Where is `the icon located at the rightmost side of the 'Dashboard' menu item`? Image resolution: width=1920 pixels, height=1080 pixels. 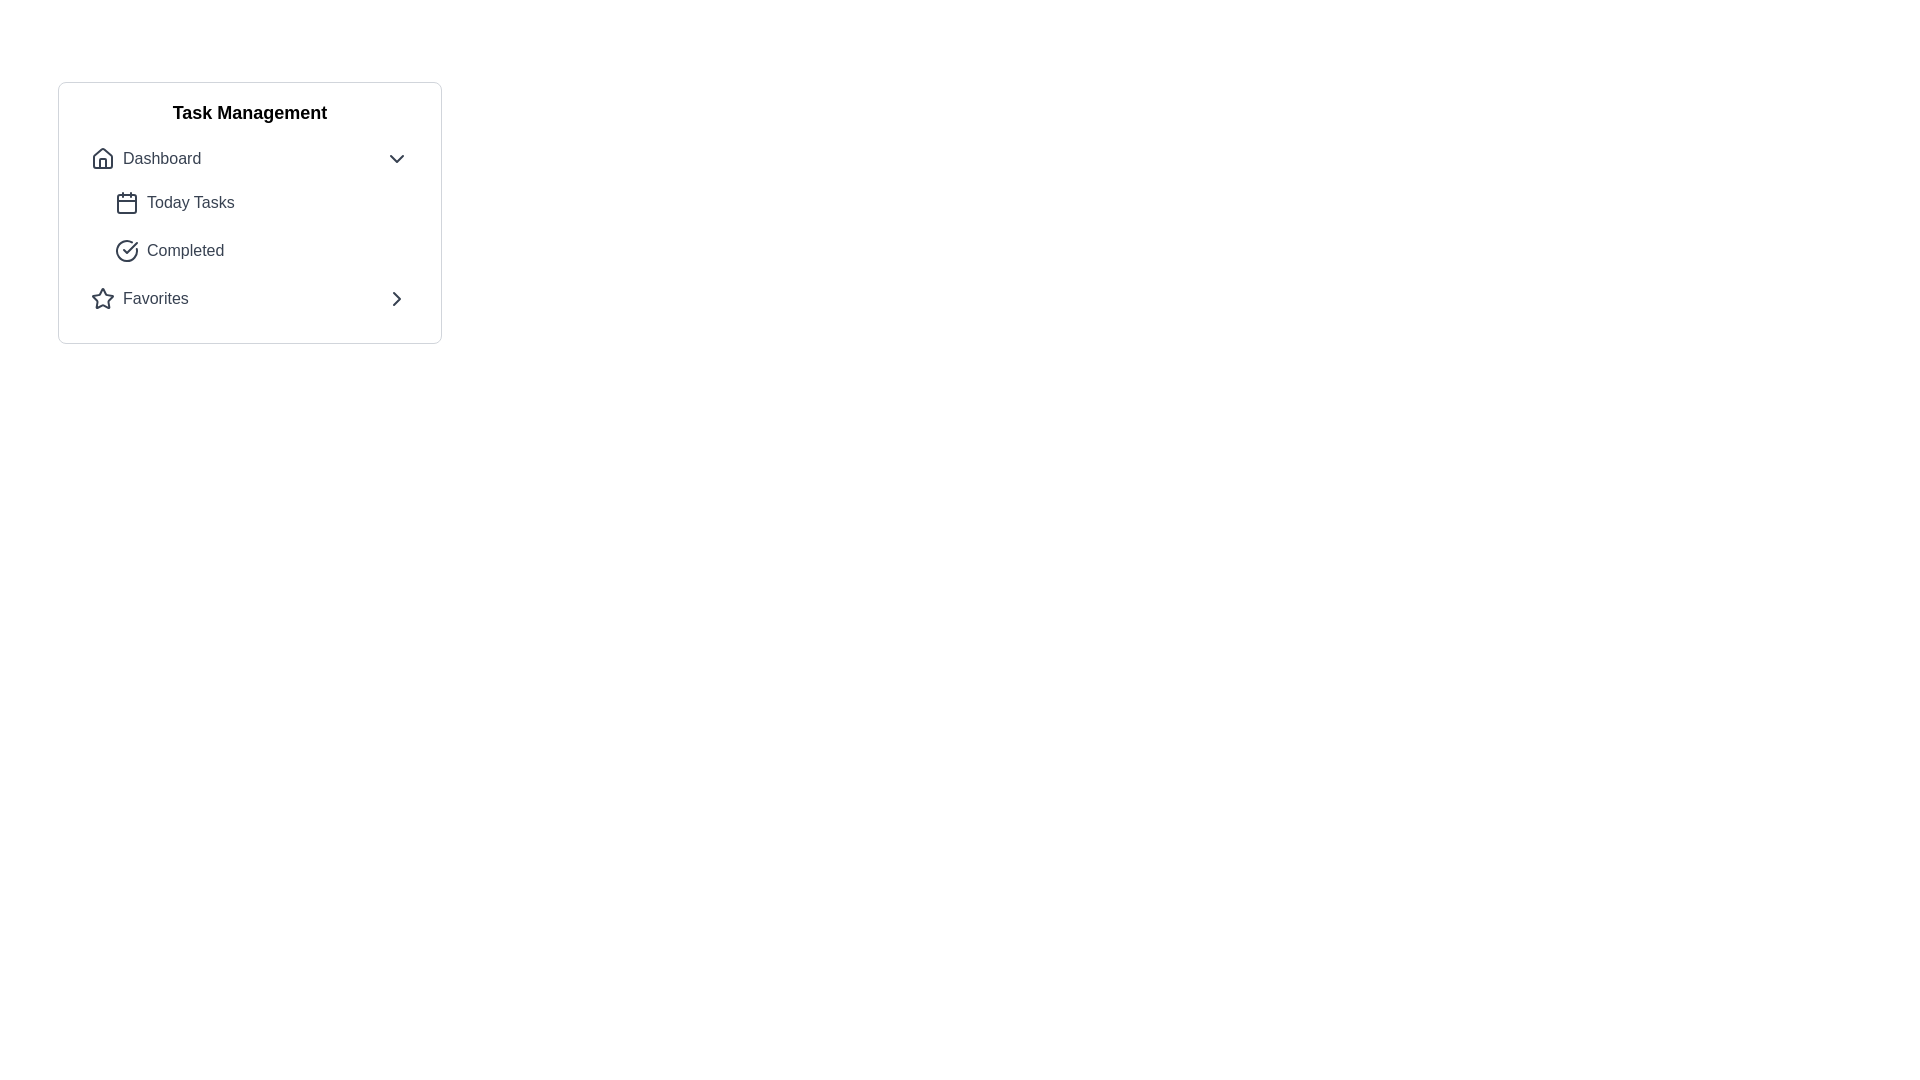
the icon located at the rightmost side of the 'Dashboard' menu item is located at coordinates (397, 157).